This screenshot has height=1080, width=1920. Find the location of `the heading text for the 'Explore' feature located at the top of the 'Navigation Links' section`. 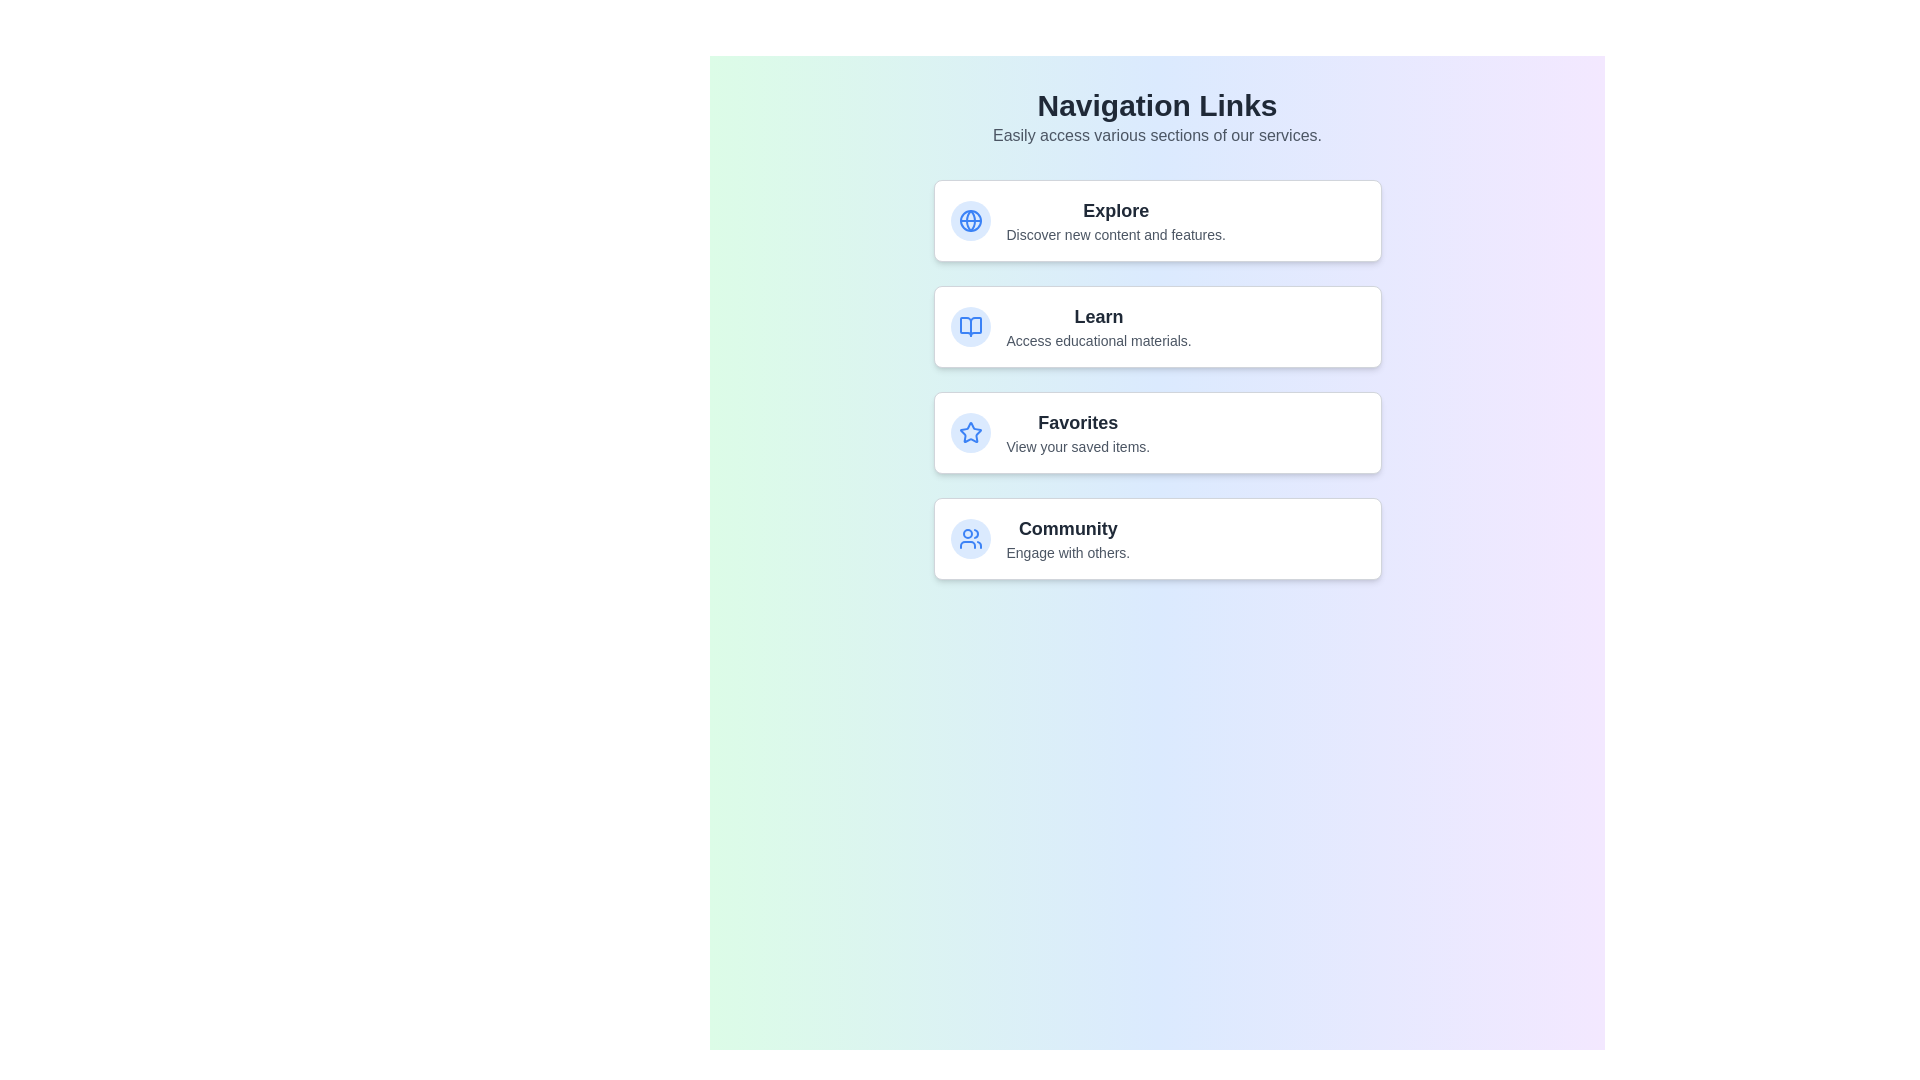

the heading text for the 'Explore' feature located at the top of the 'Navigation Links' section is located at coordinates (1115, 211).